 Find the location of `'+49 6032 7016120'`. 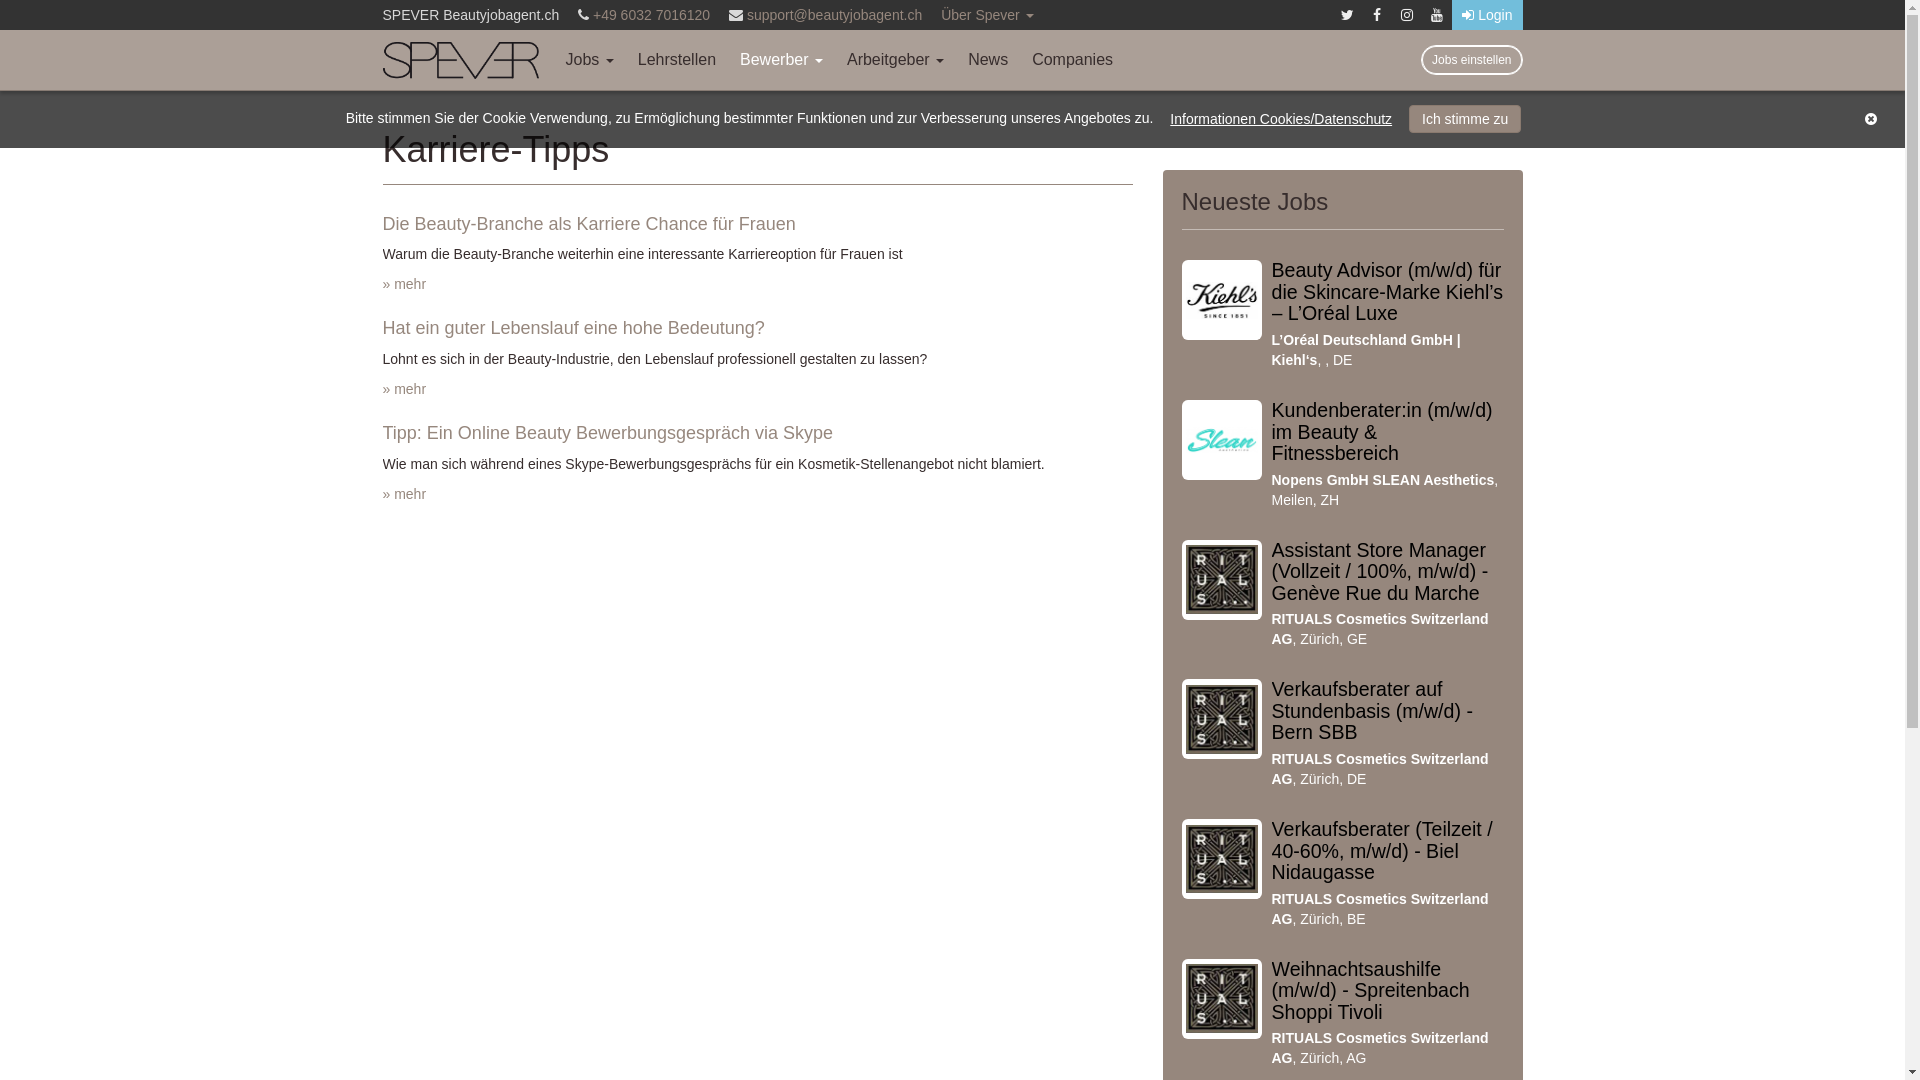

'+49 6032 7016120' is located at coordinates (651, 15).